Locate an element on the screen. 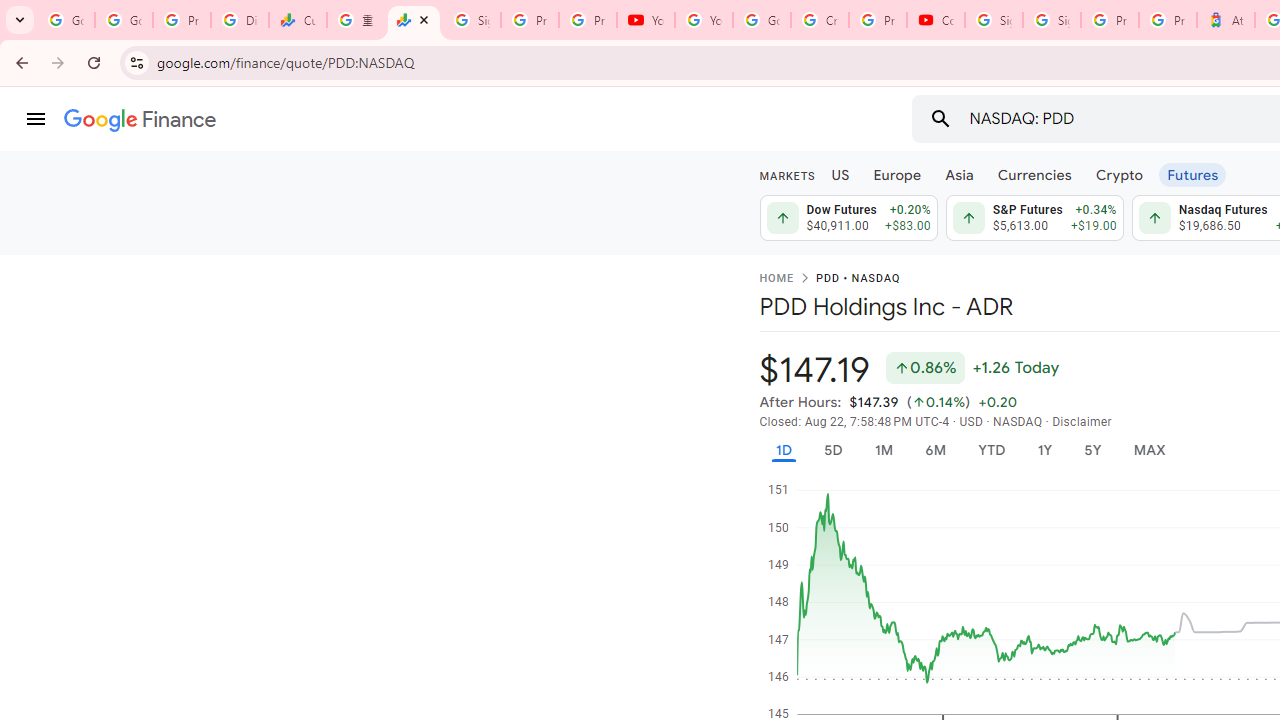 Image resolution: width=1280 pixels, height=720 pixels. 'Google Workspace Admin Community' is located at coordinates (65, 20).